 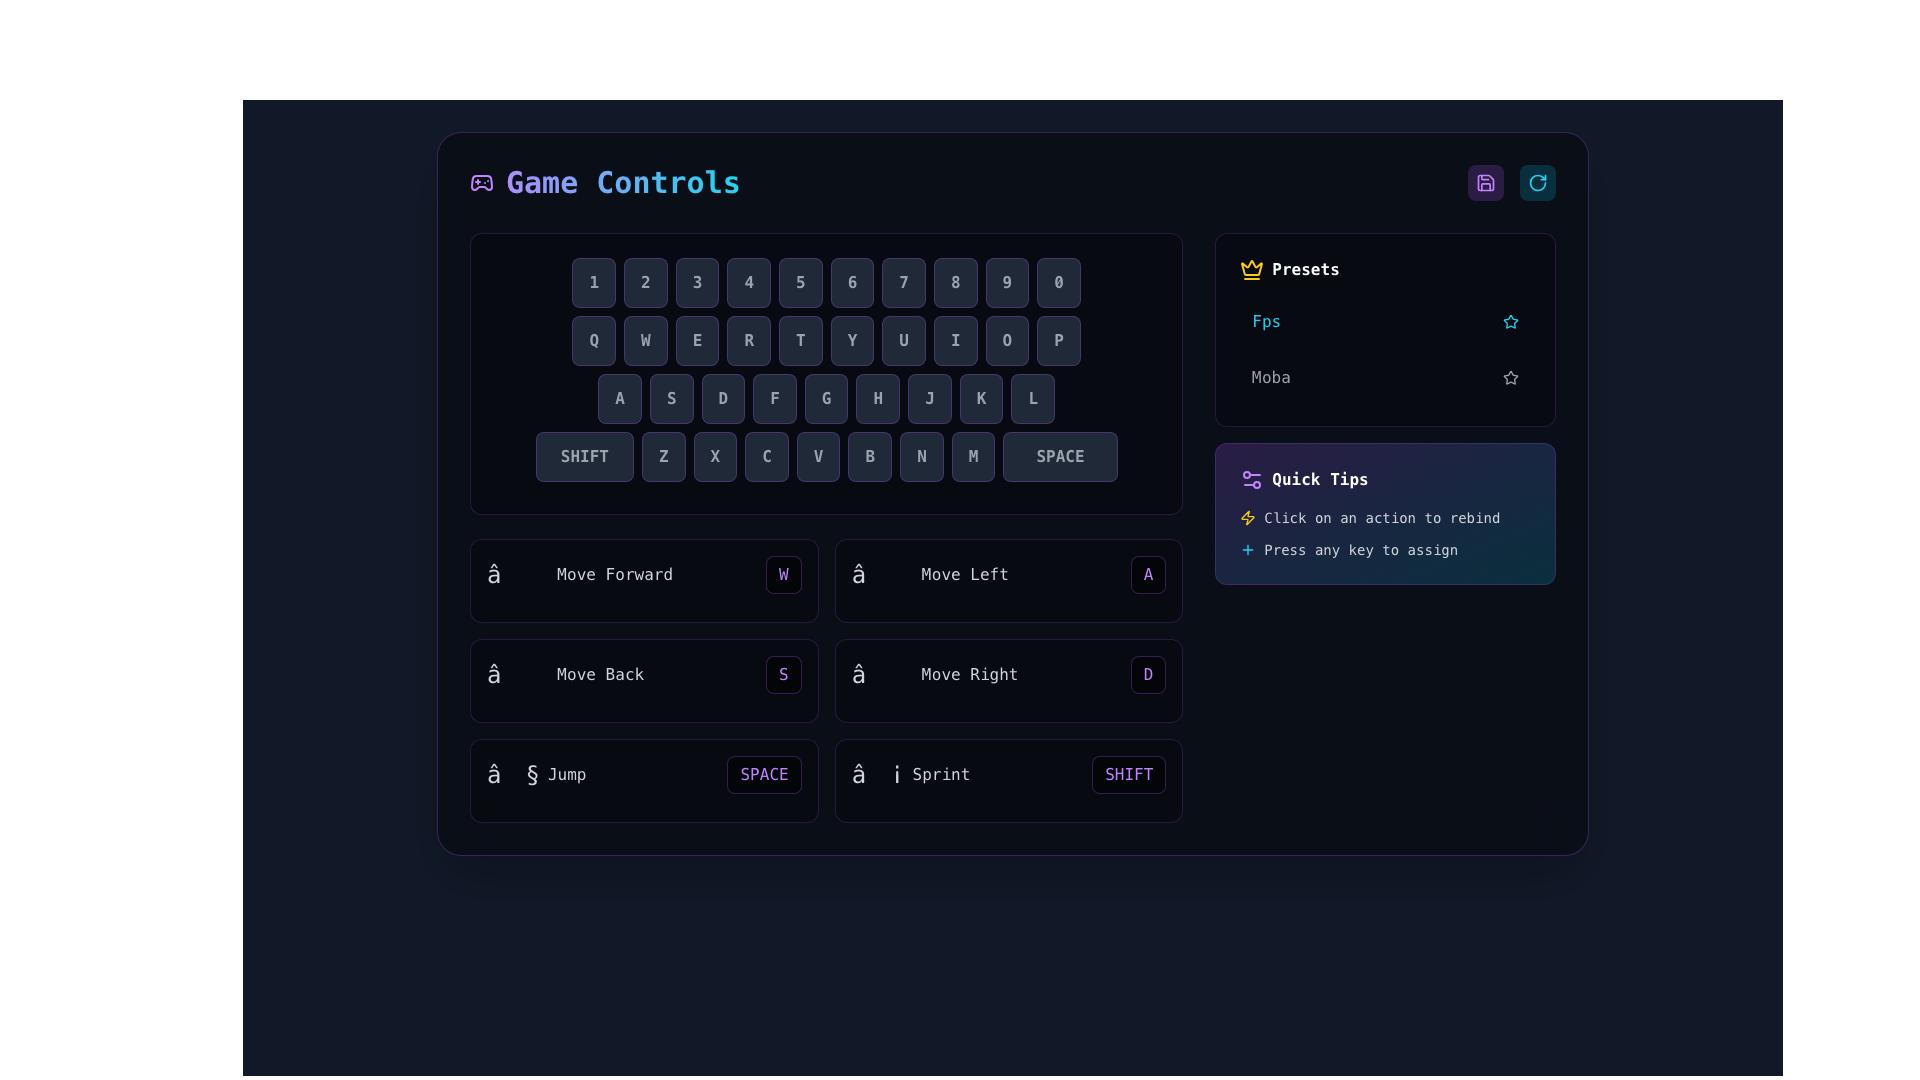 What do you see at coordinates (973, 456) in the screenshot?
I see `the button labeled 'M' with a dark gray background for keyboard navigation` at bounding box center [973, 456].